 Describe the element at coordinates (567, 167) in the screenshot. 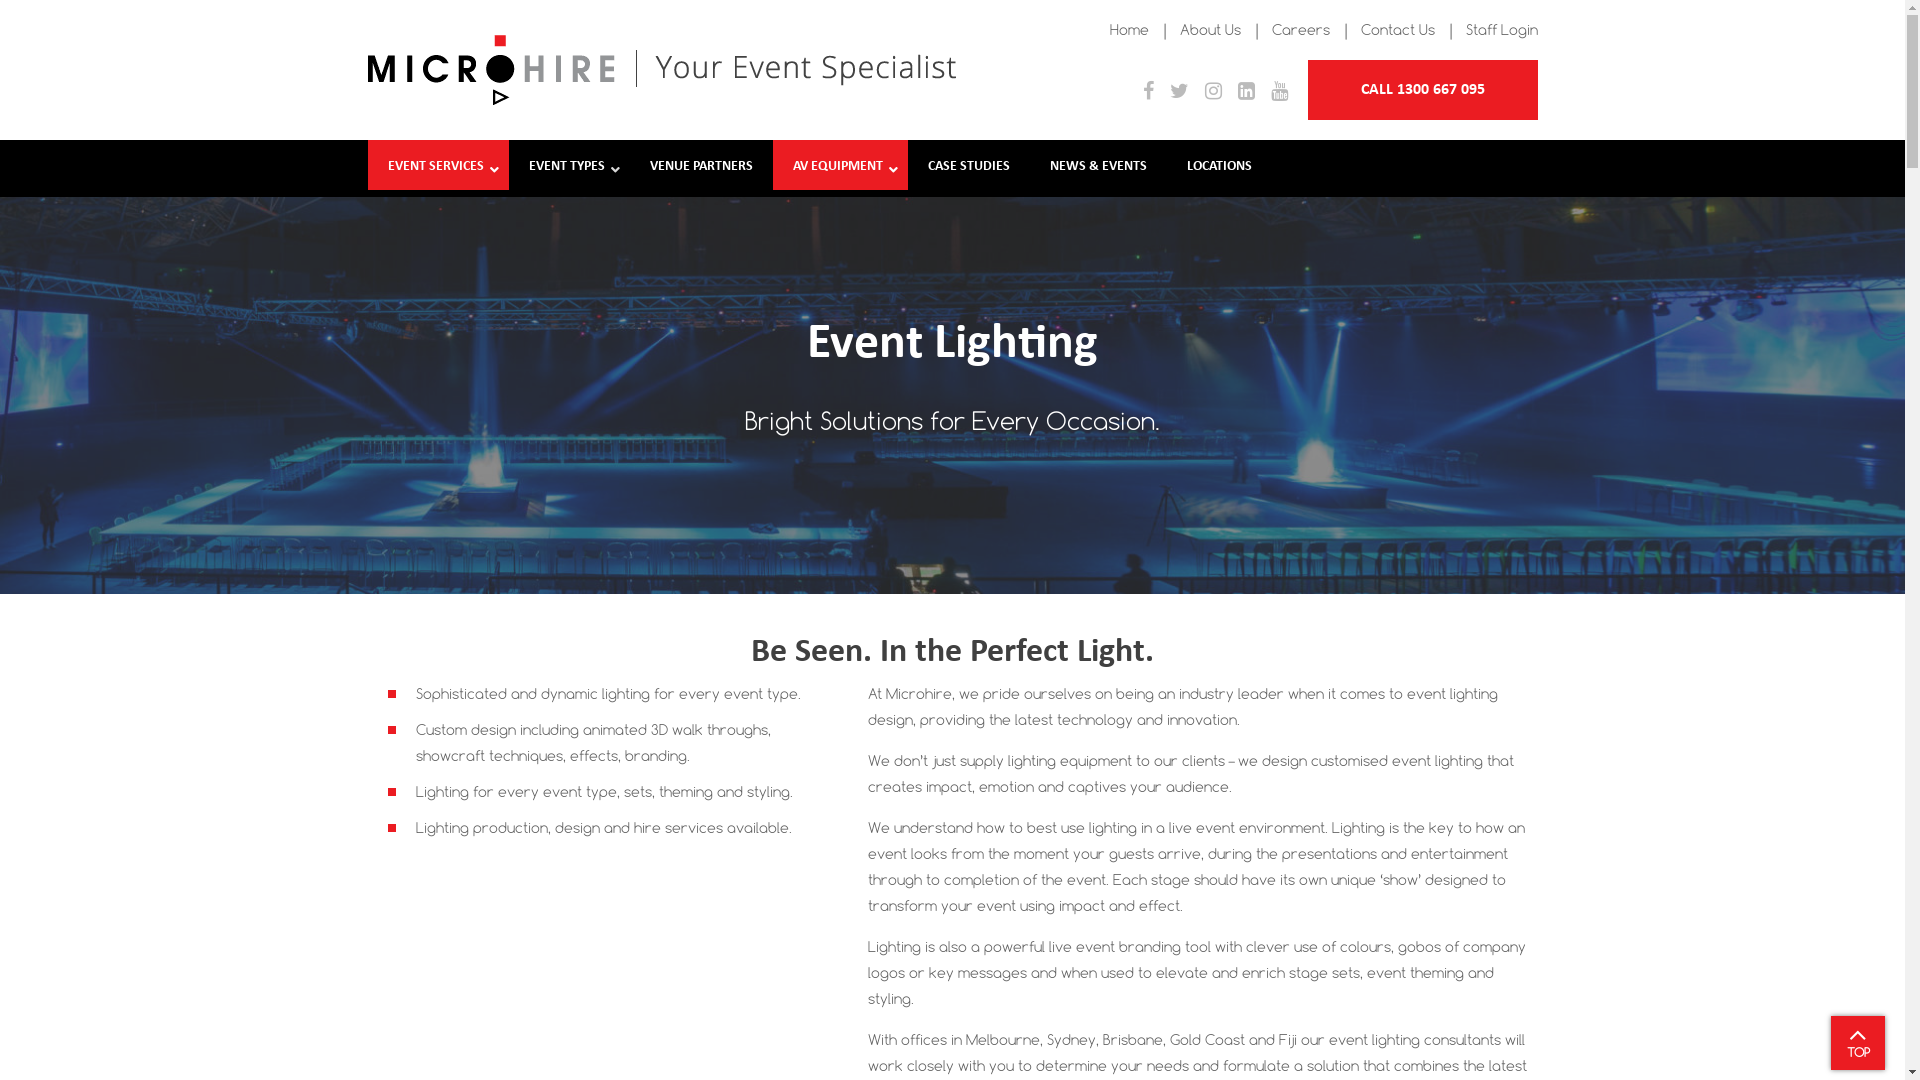

I see `'EVENT TYPES'` at that location.